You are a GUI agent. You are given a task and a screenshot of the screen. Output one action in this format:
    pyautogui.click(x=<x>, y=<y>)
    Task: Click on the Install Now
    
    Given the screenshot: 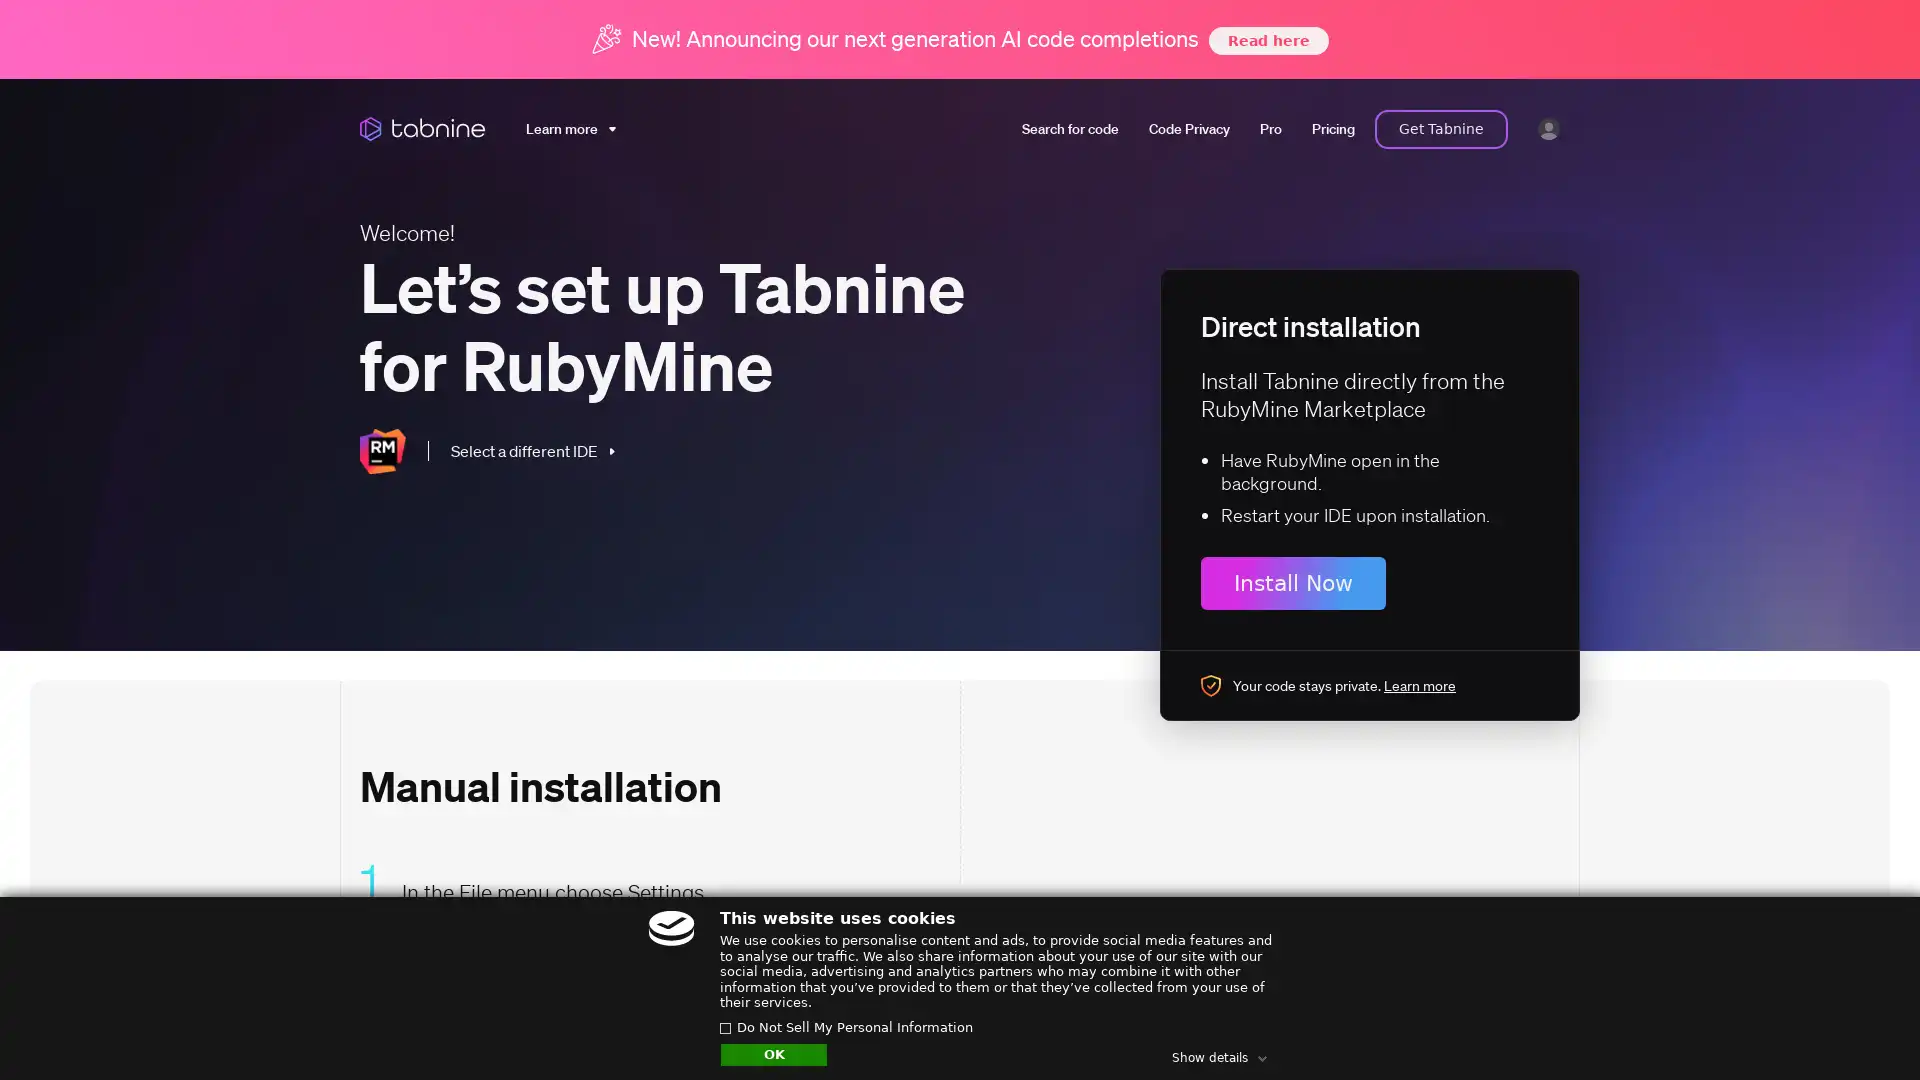 What is the action you would take?
    pyautogui.click(x=1293, y=583)
    